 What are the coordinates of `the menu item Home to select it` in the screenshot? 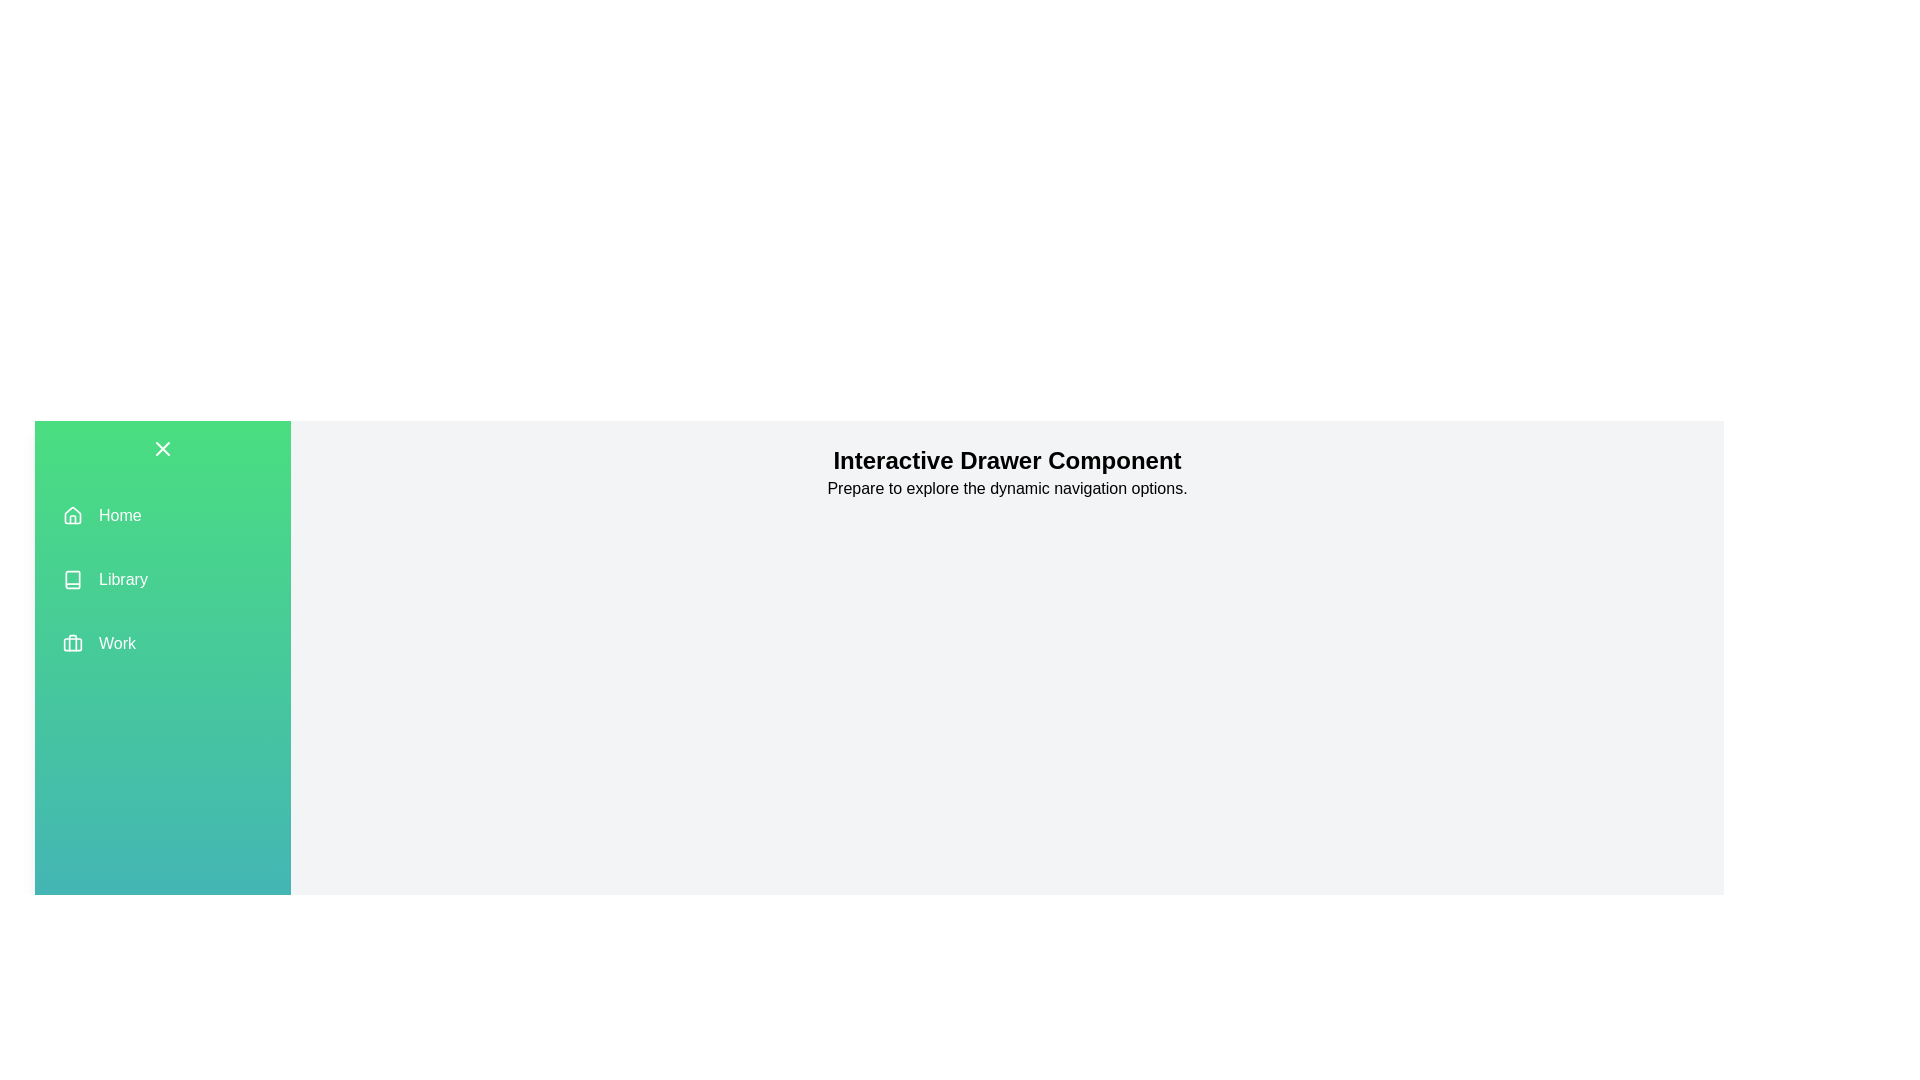 It's located at (163, 515).